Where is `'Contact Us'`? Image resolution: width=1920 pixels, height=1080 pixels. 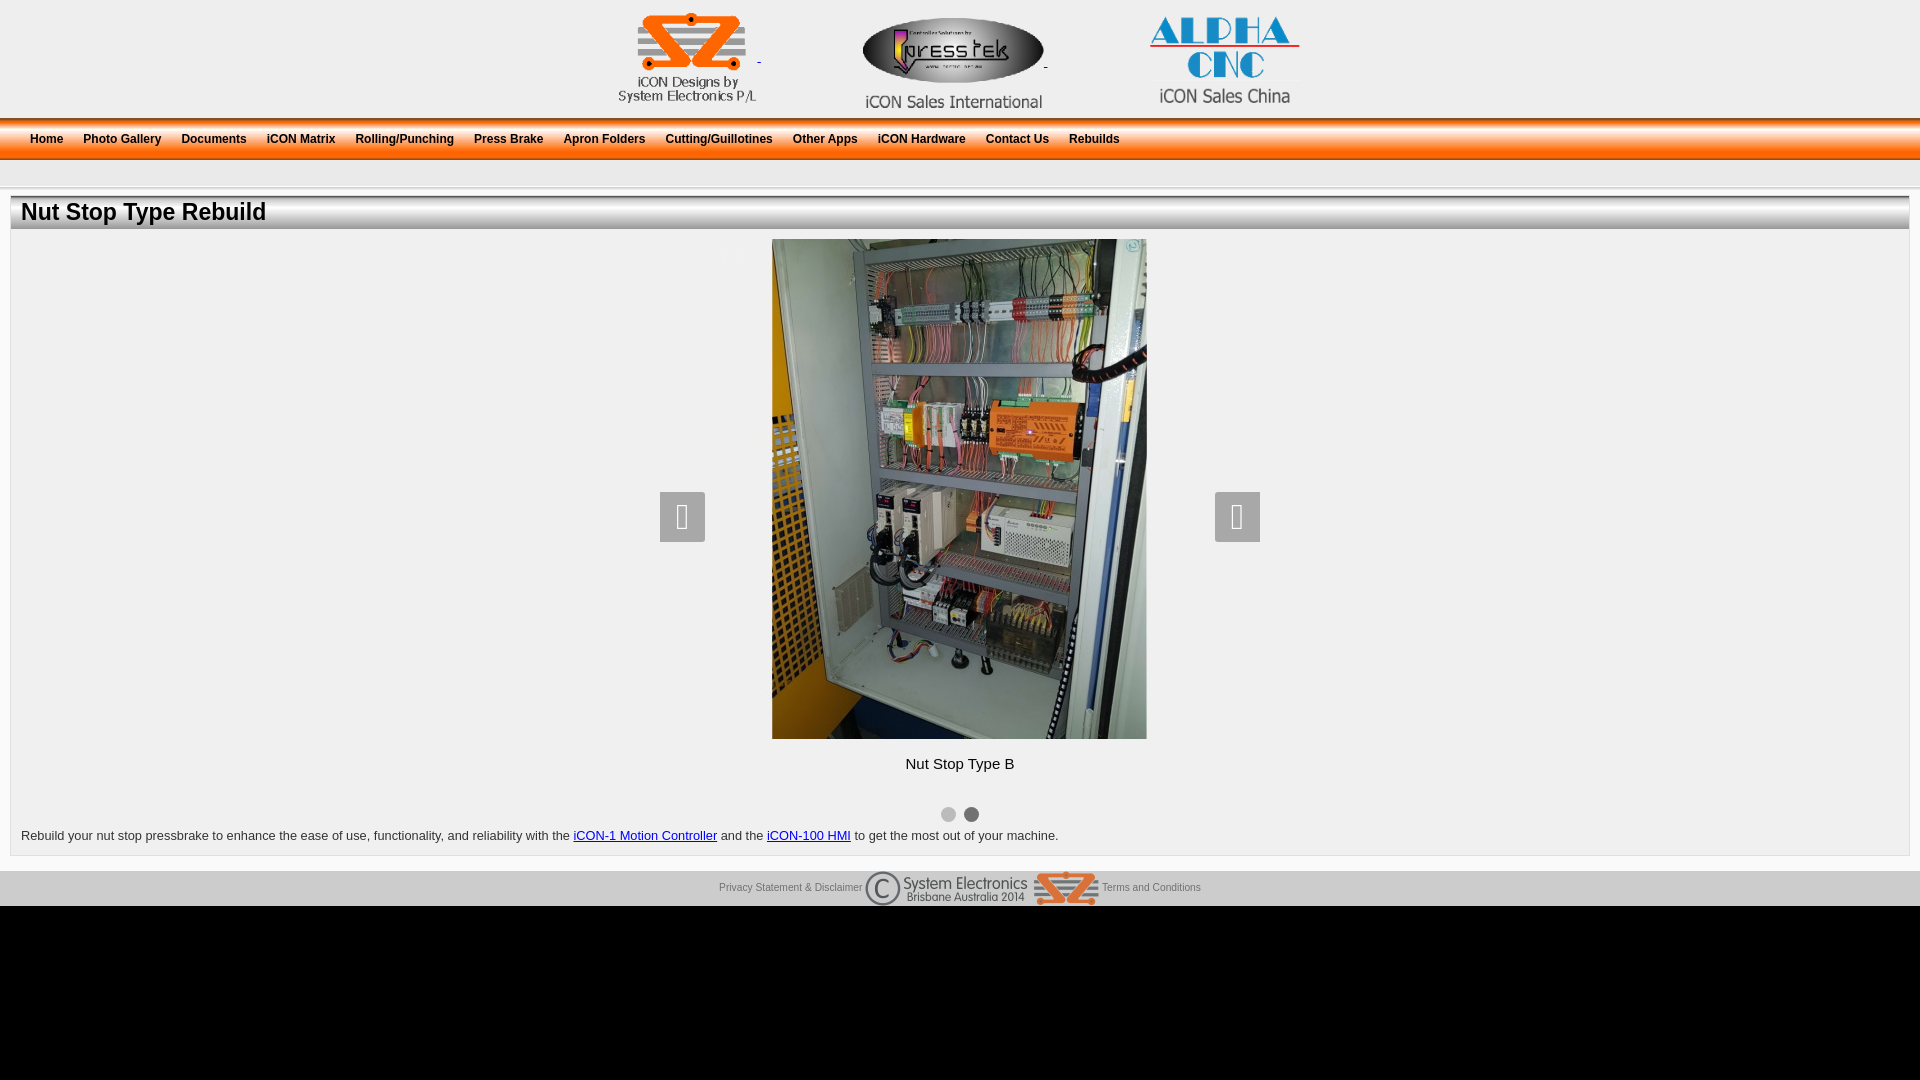 'Contact Us' is located at coordinates (975, 135).